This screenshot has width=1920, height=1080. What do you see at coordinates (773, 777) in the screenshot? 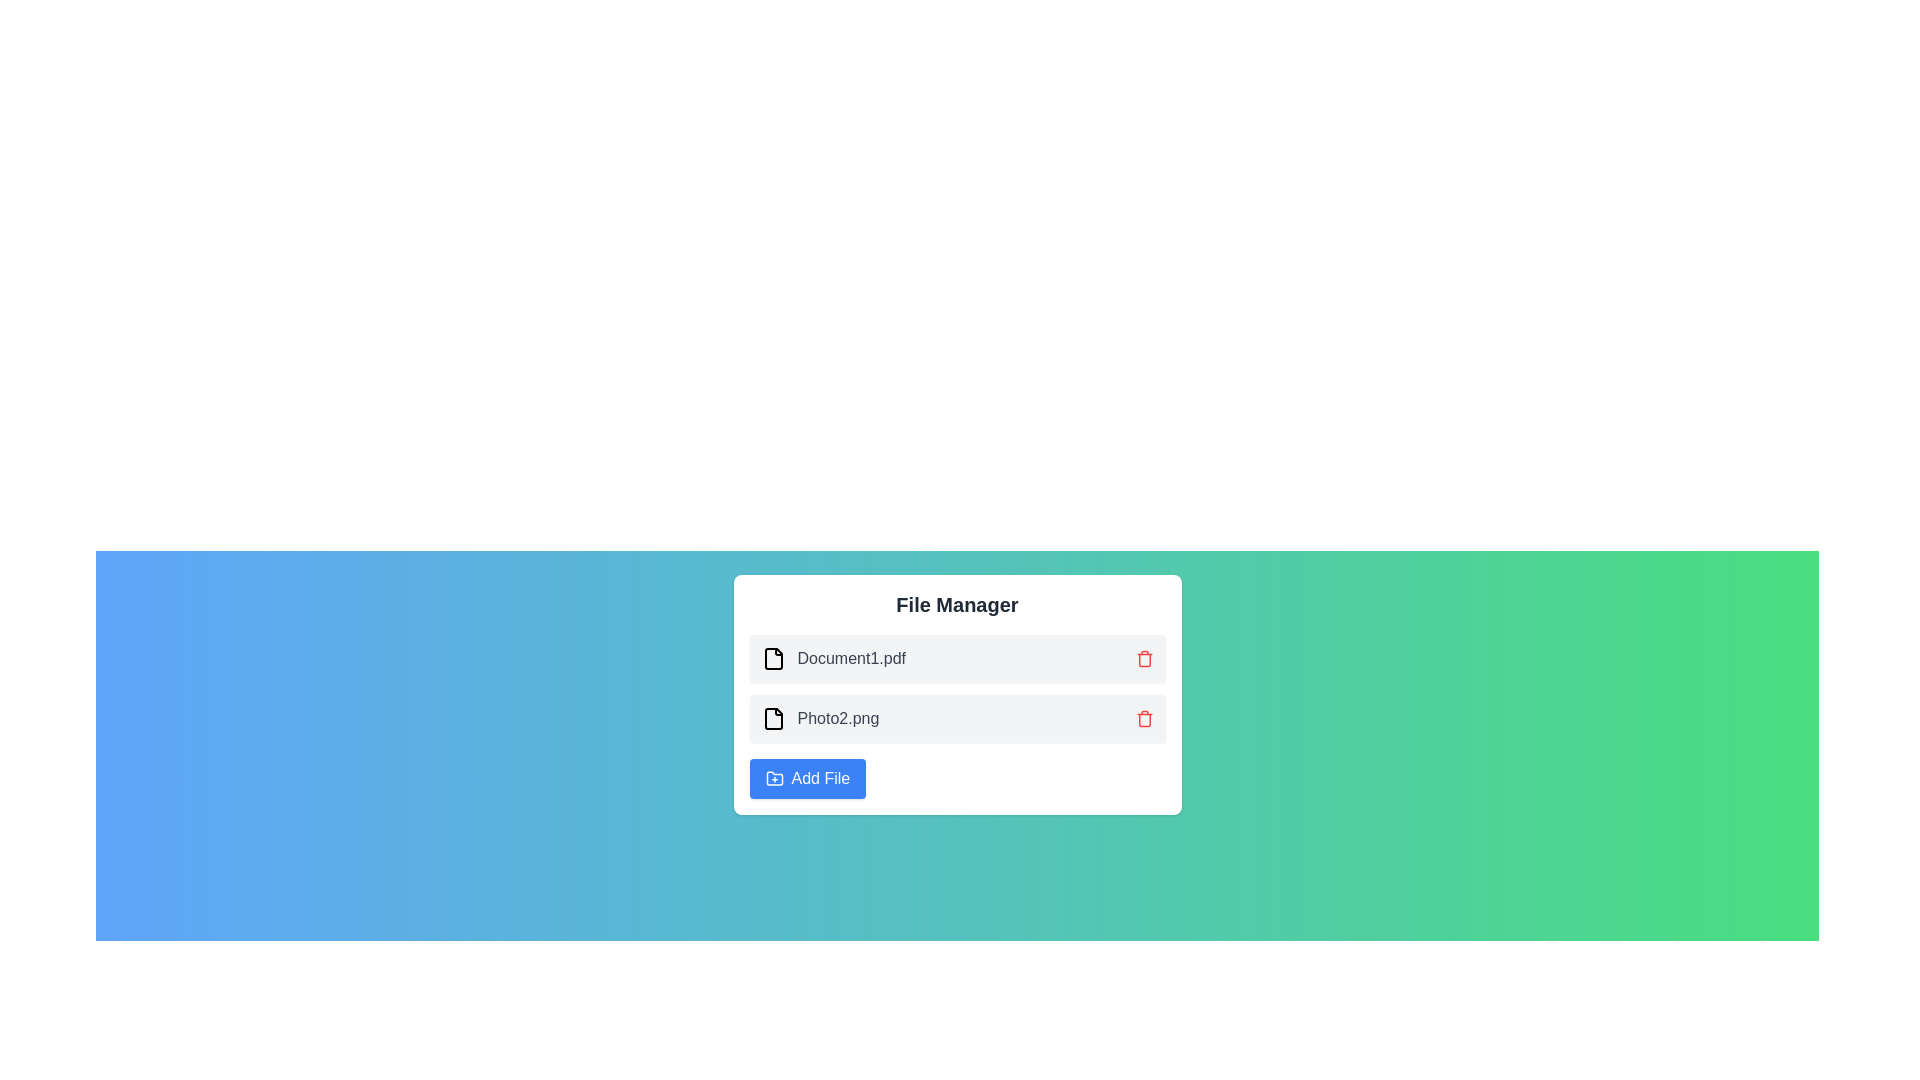
I see `the folder icon with a plus symbol located at the bottom of the 'File Manager' card, which is part of the button labeled 'Add File'` at bounding box center [773, 777].